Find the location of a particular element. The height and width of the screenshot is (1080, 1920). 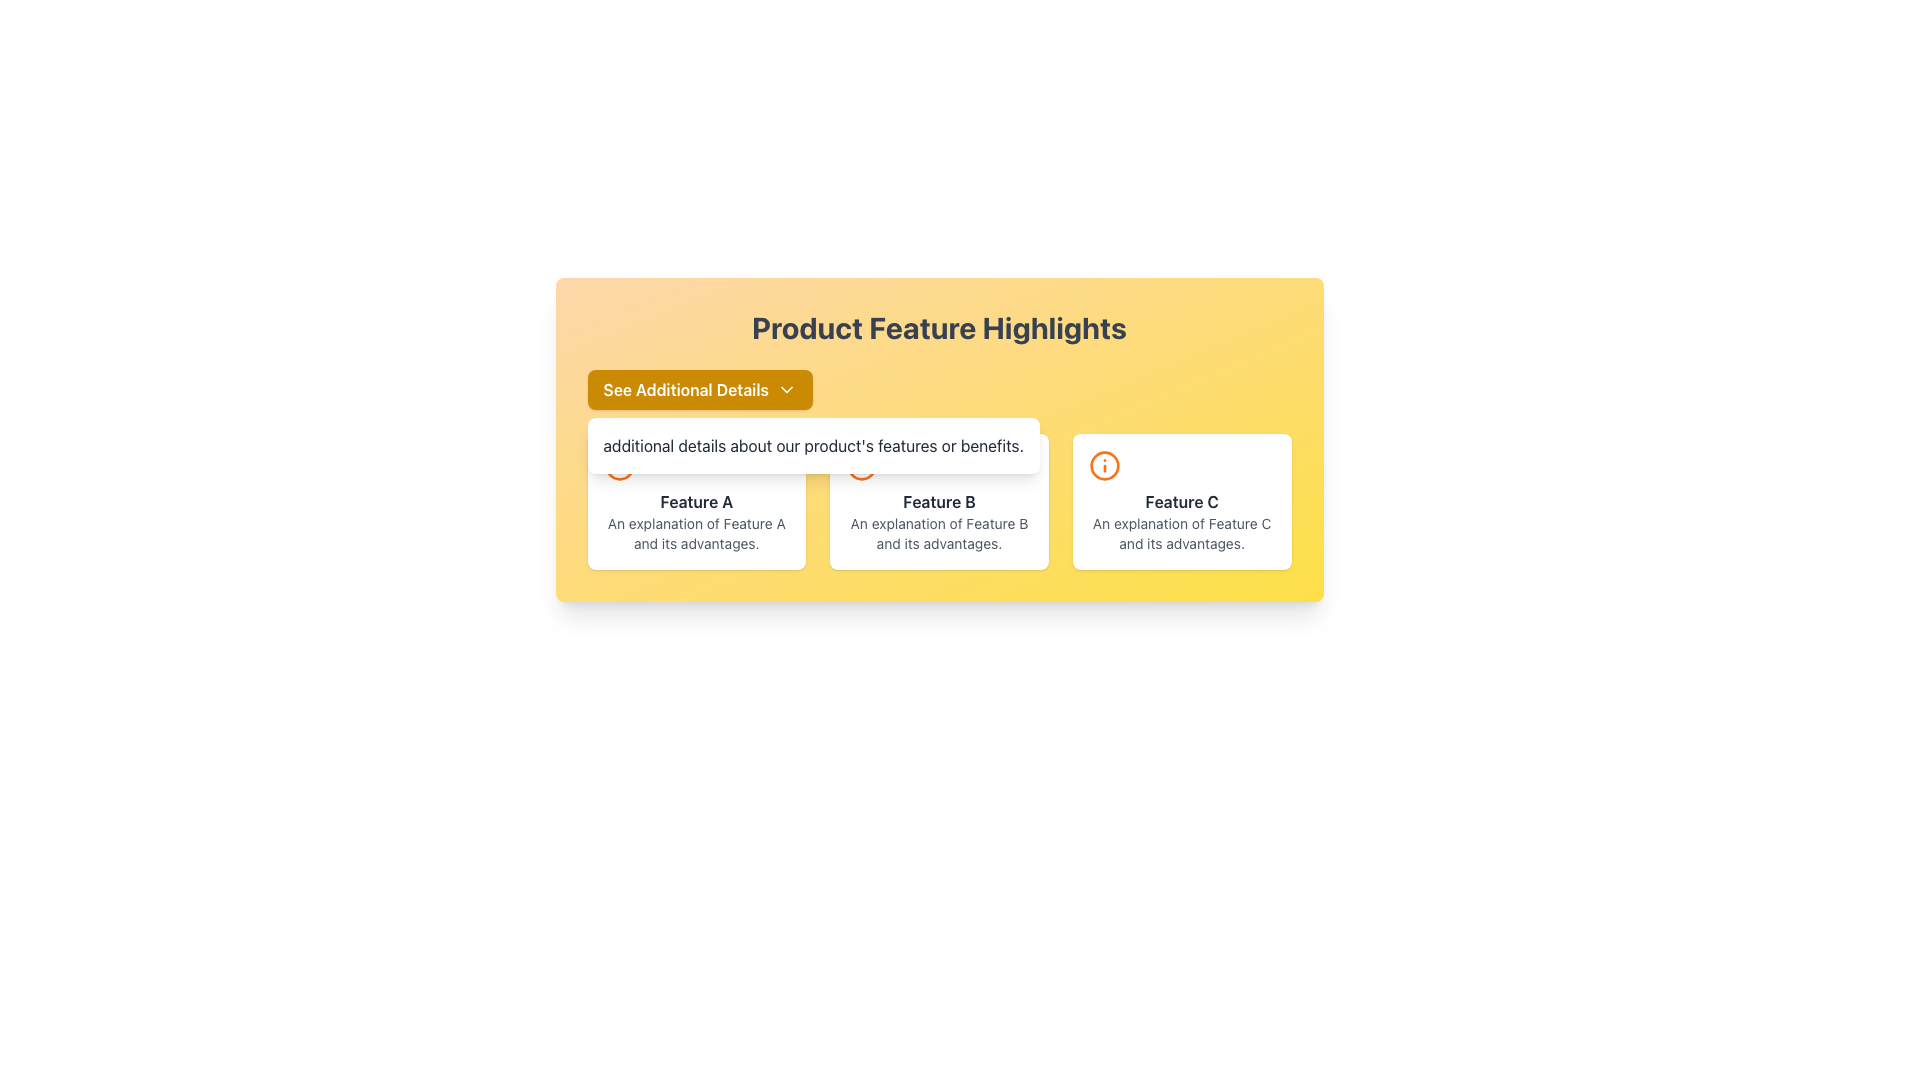

the tooltip containing 'additional details about our product's features or benefits', which is positioned centrally below the 'See Additional Details' button is located at coordinates (813, 445).